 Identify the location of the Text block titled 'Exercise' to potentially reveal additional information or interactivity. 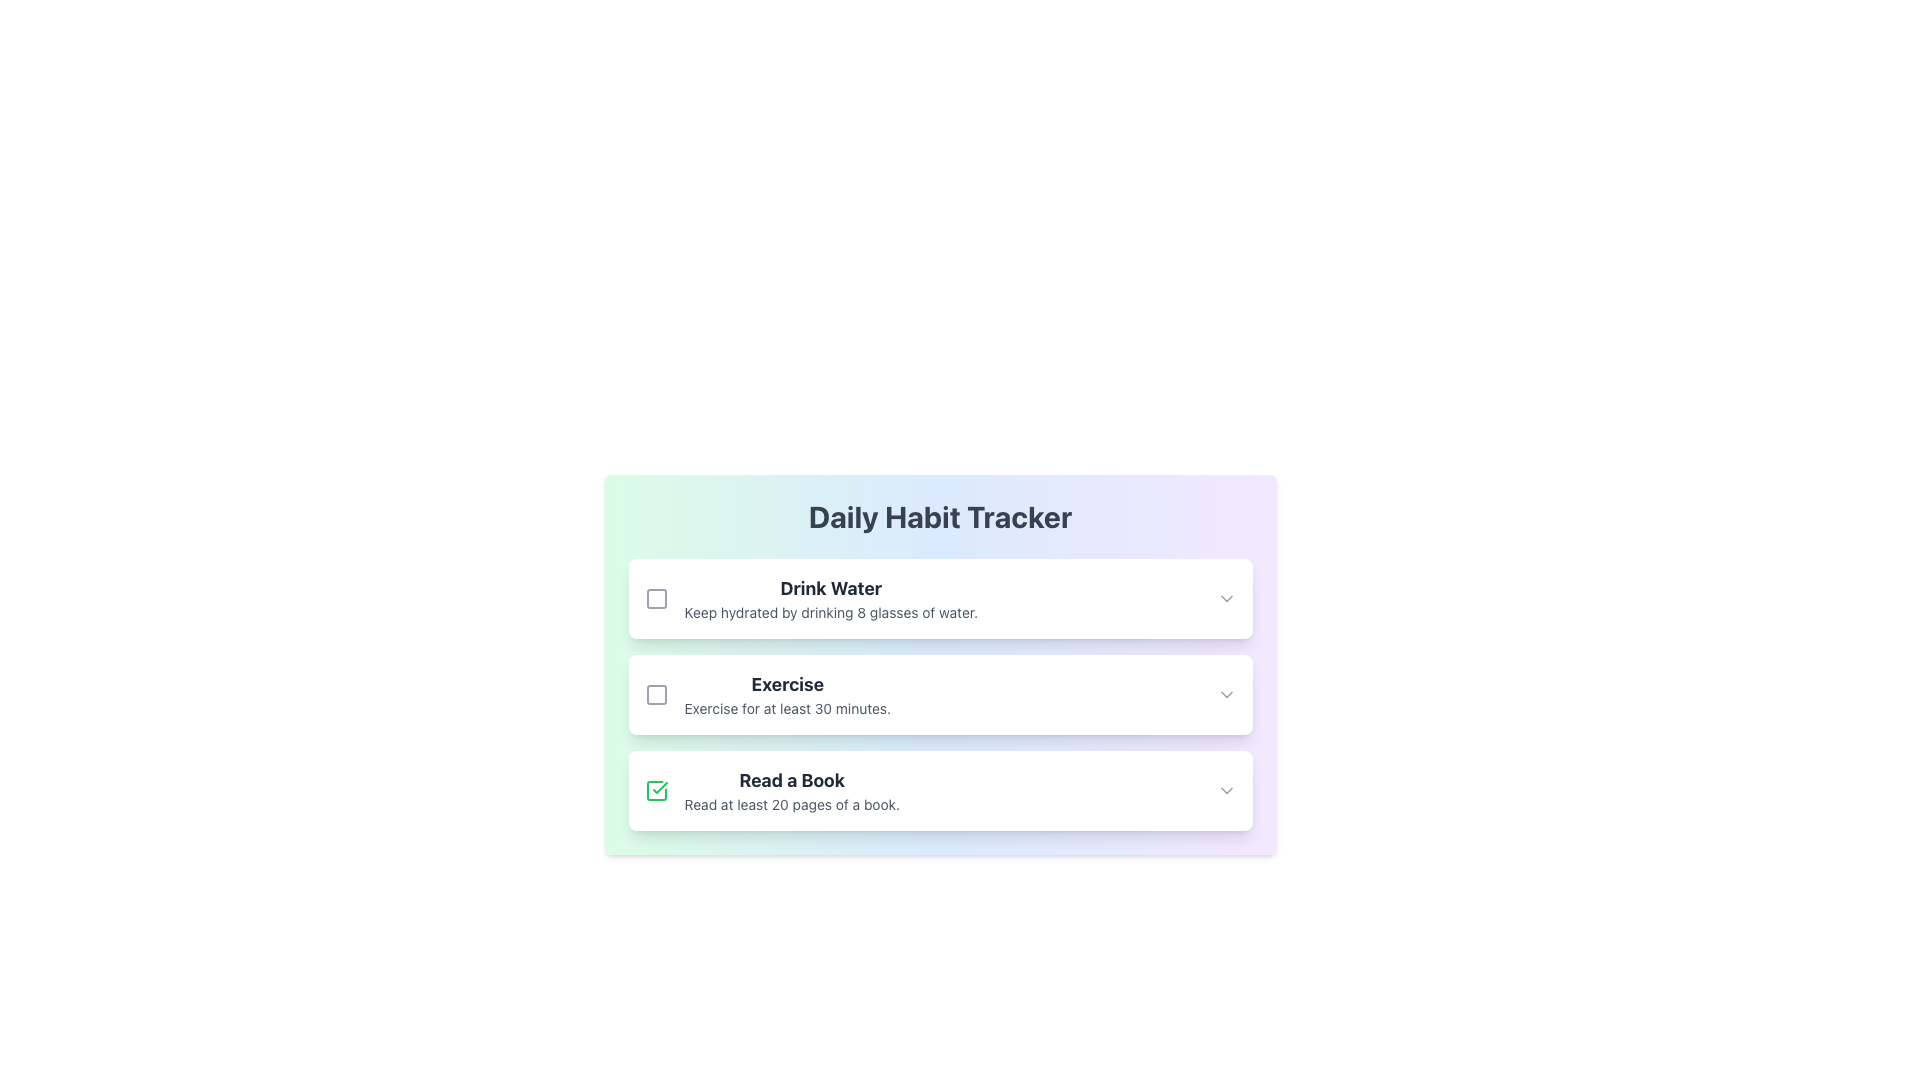
(786, 693).